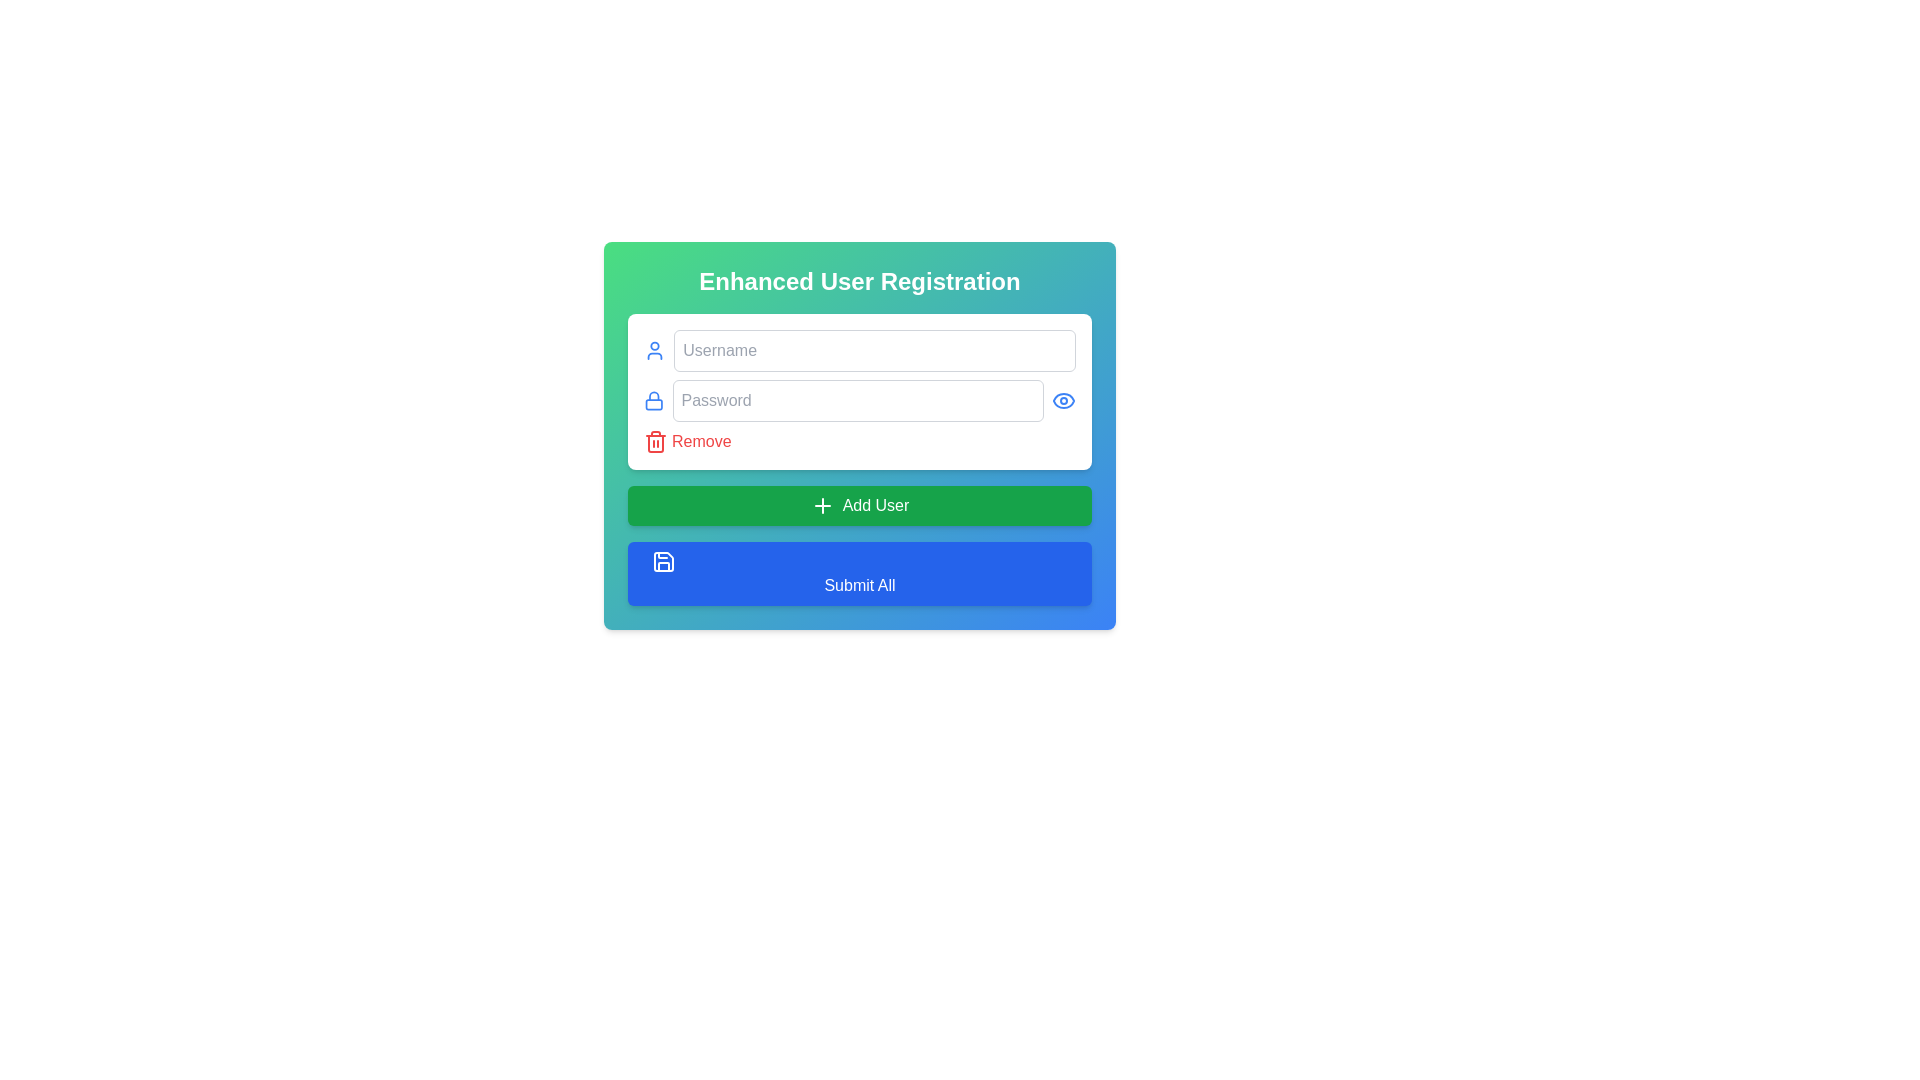 This screenshot has width=1920, height=1080. I want to click on the 'Add User' button which has a plus sign icon, so click(822, 504).